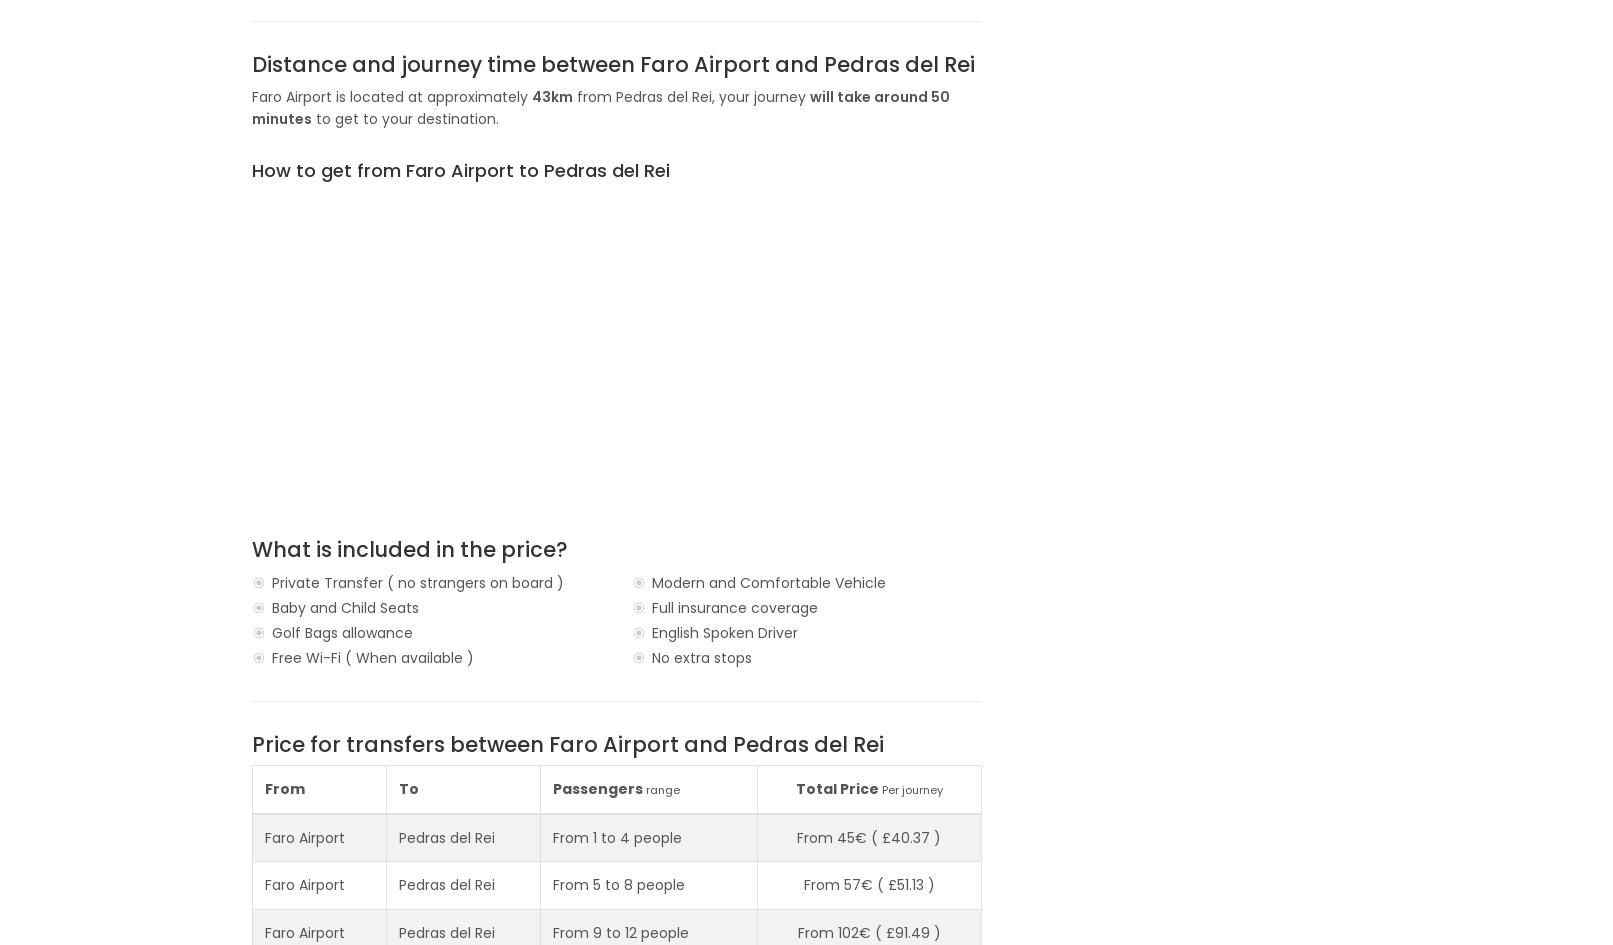 The width and height of the screenshot is (1613, 945). I want to click on 'English Spoken Driver', so click(651, 631).